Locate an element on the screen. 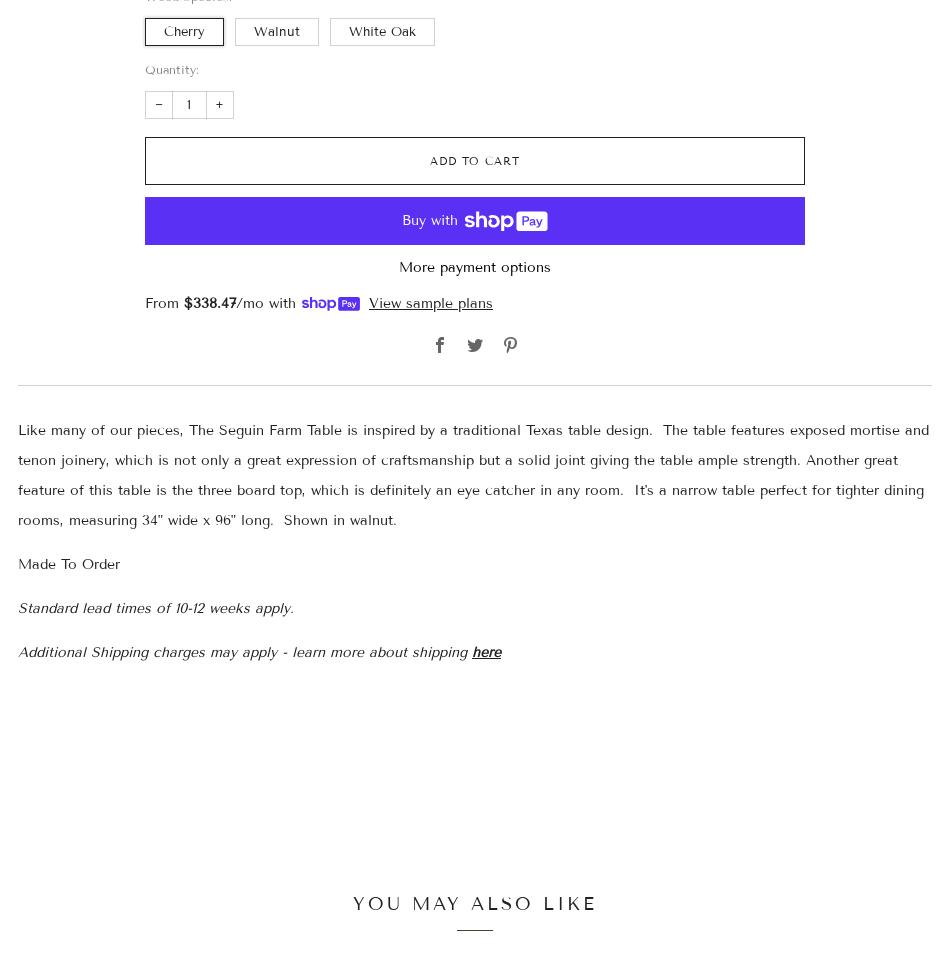  'Additional Shipping charges may apply - learn more about shipping' is located at coordinates (241, 650).